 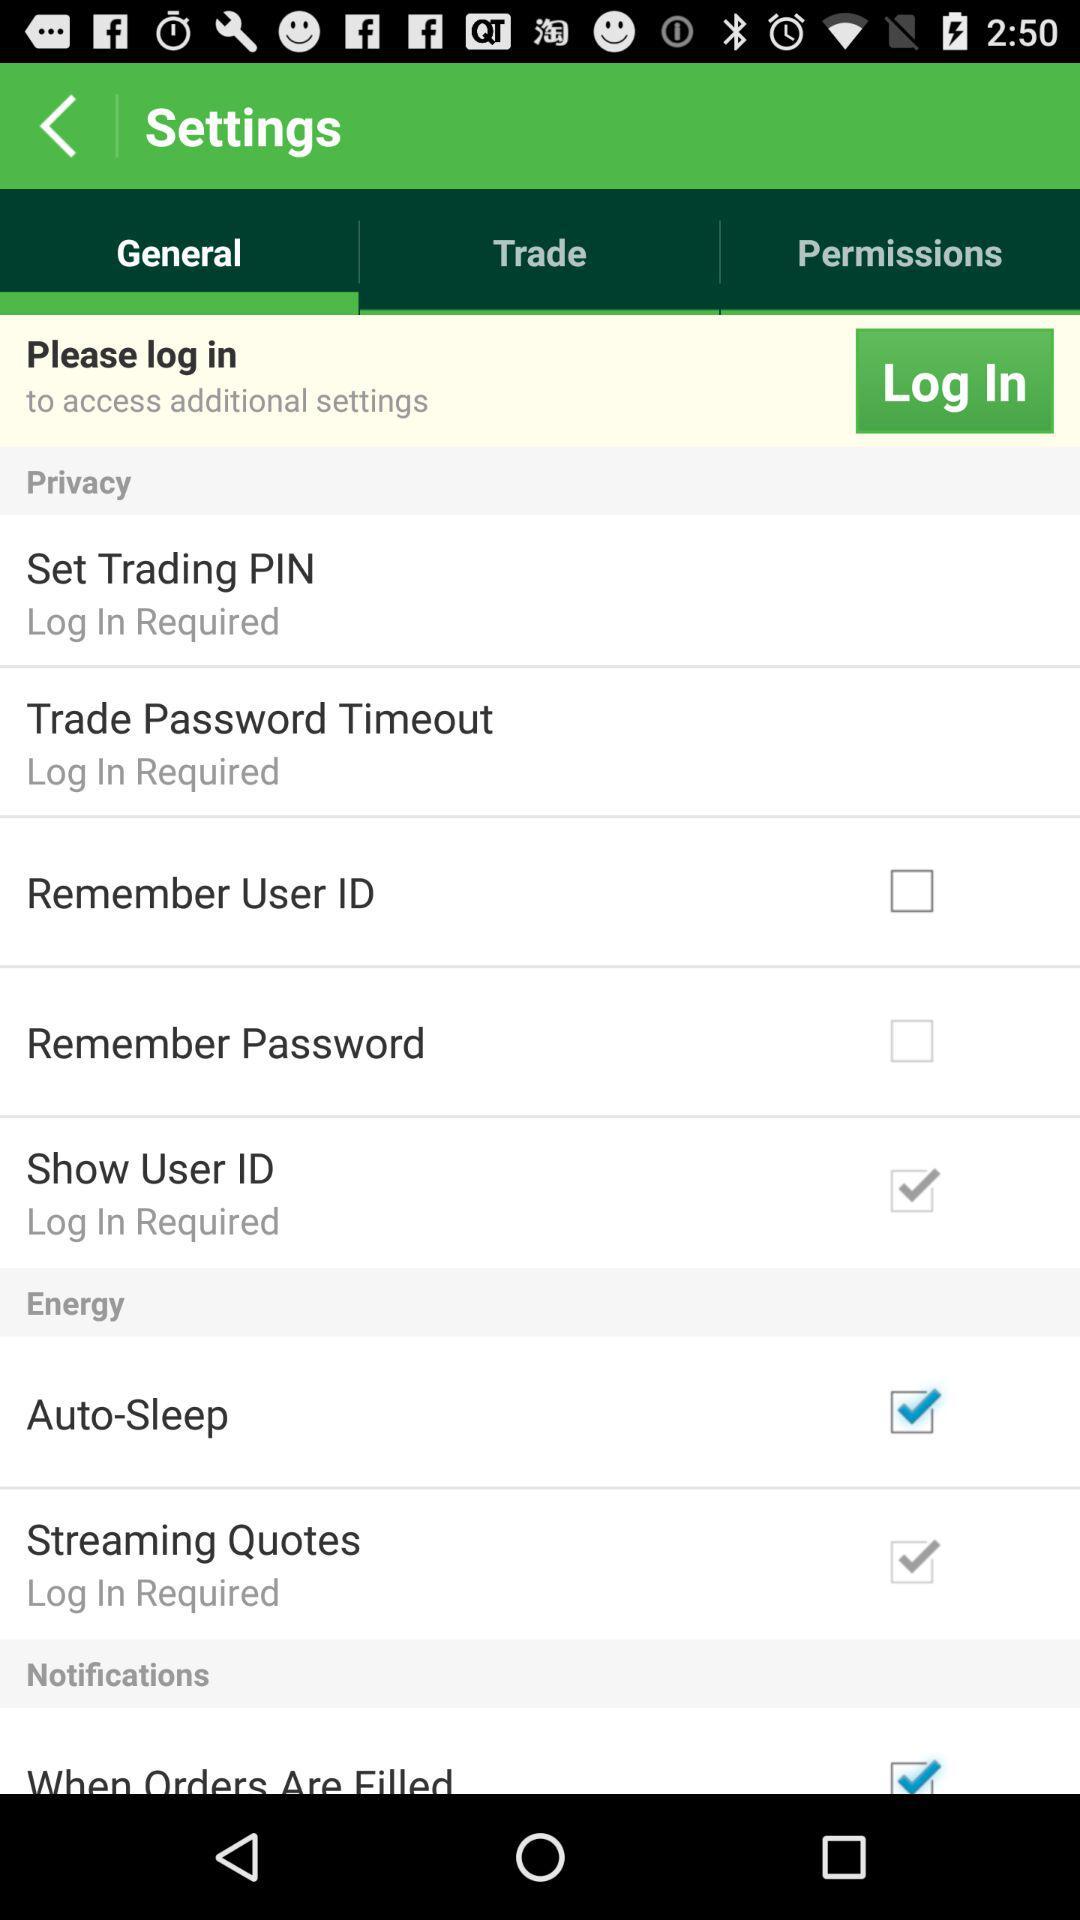 What do you see at coordinates (540, 1302) in the screenshot?
I see `the energy icon` at bounding box center [540, 1302].